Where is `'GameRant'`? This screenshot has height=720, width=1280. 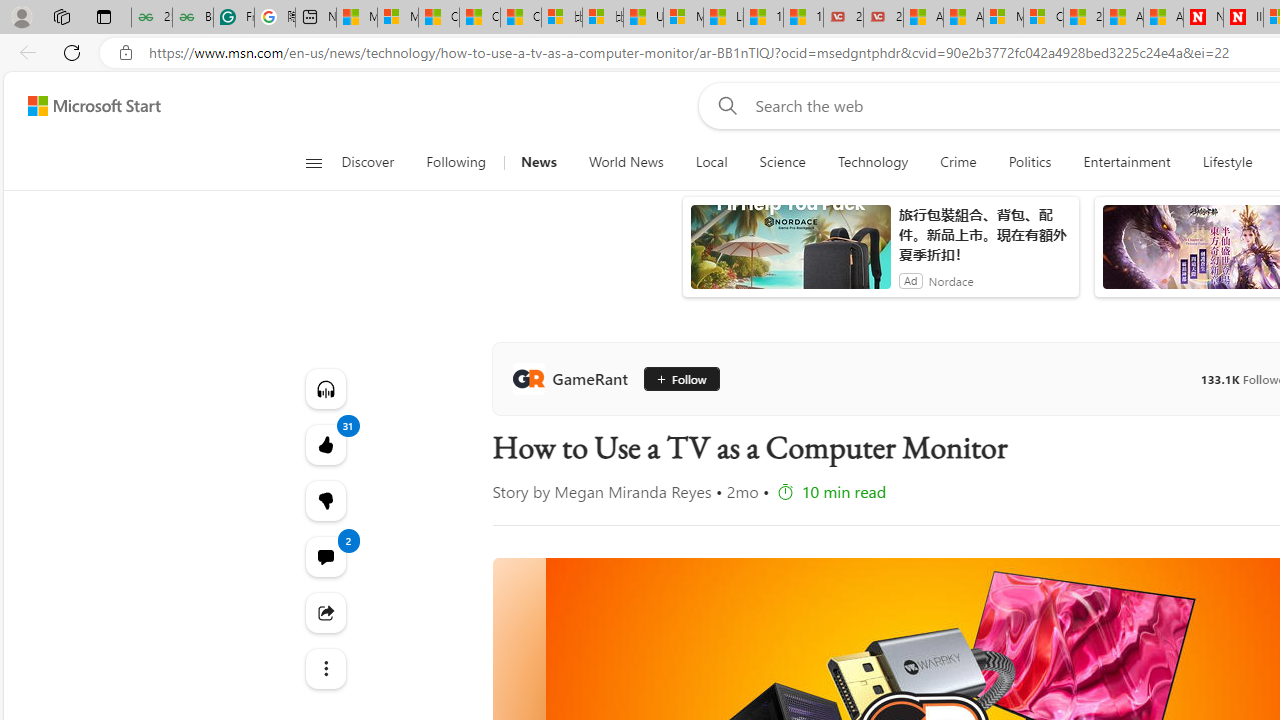 'GameRant' is located at coordinates (573, 379).